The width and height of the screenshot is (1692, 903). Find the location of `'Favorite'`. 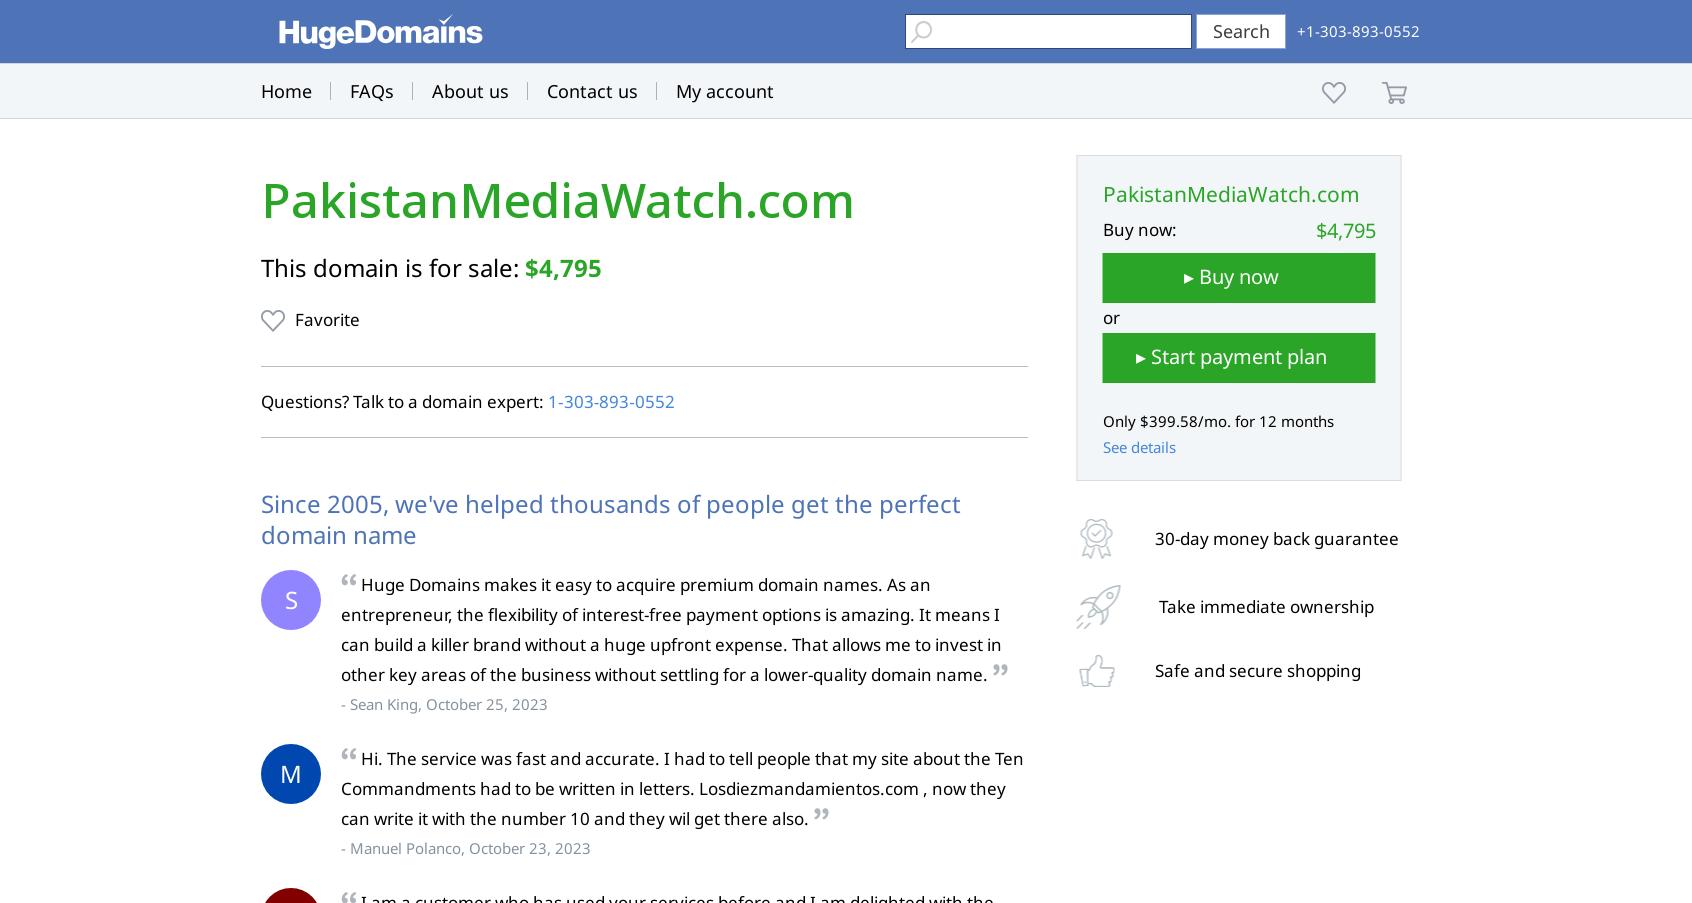

'Favorite' is located at coordinates (326, 318).